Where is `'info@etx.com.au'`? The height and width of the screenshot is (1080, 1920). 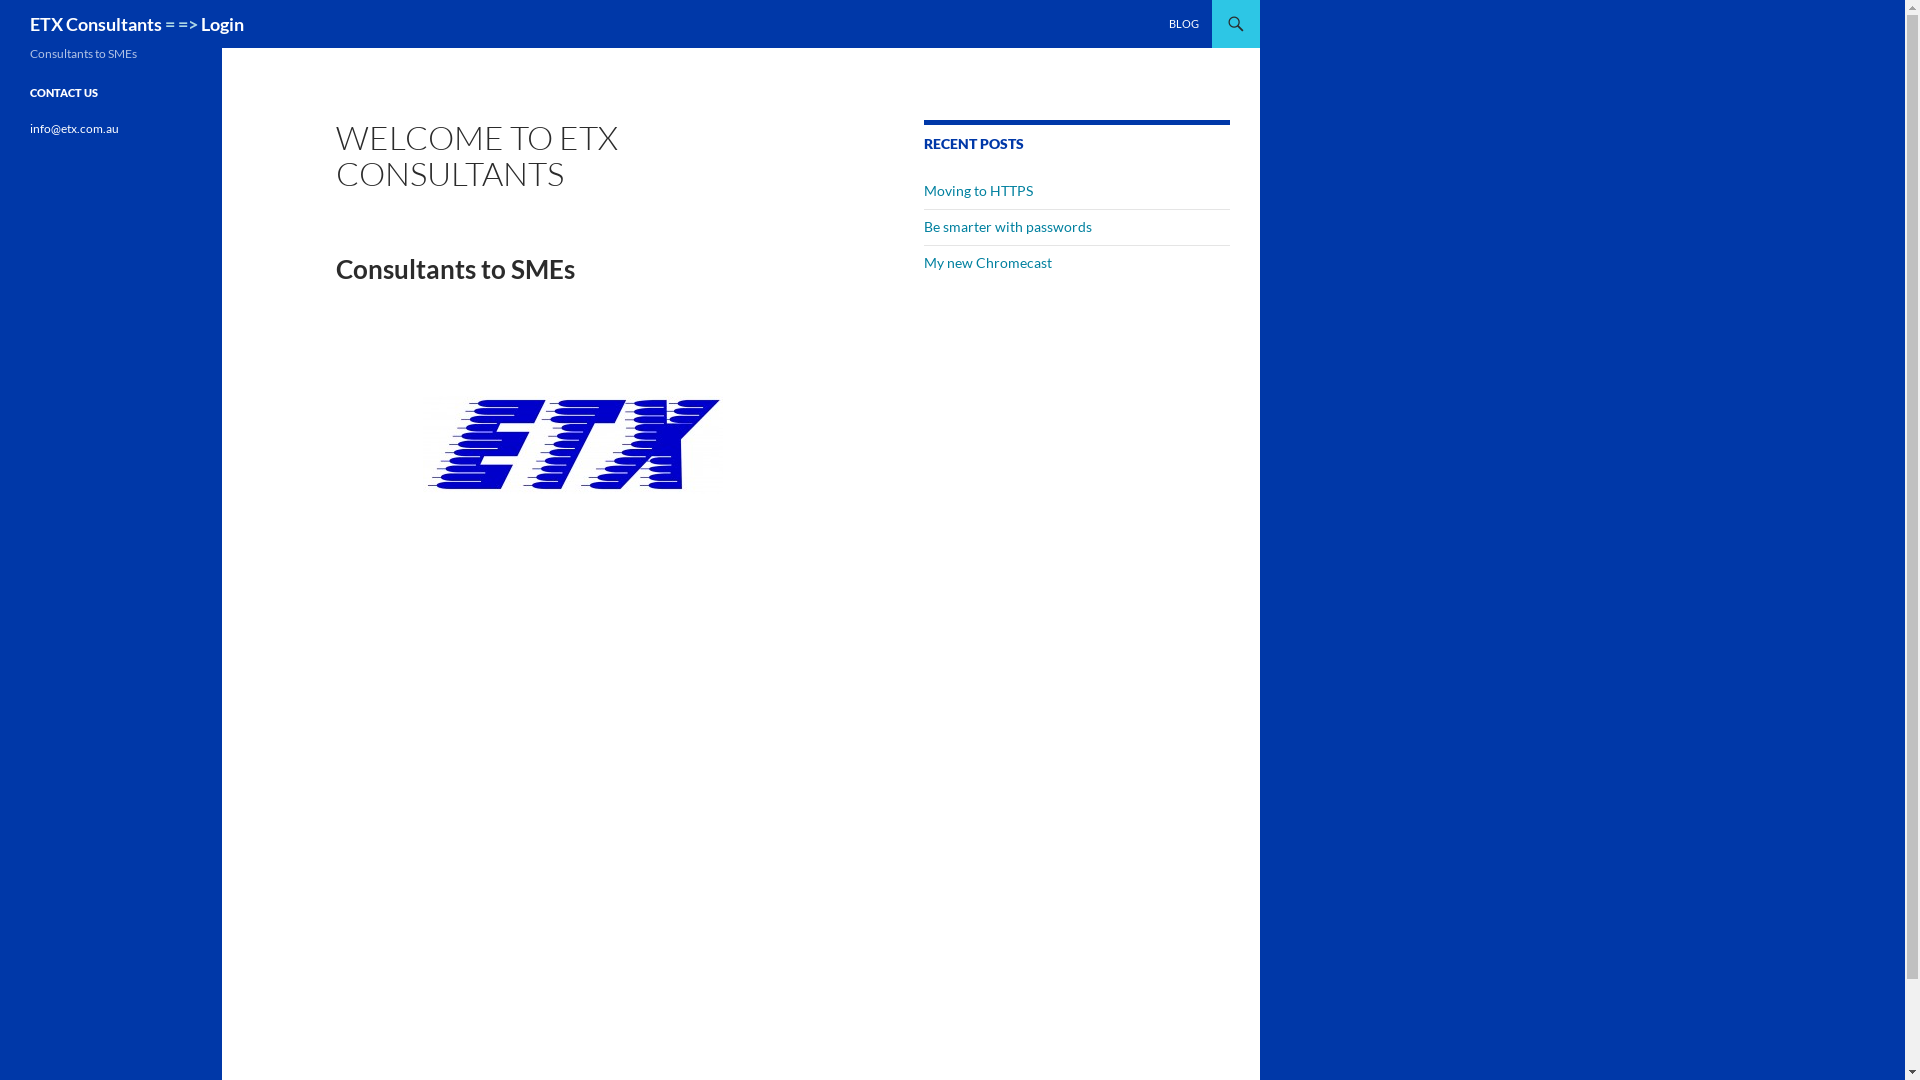
'info@etx.com.au' is located at coordinates (74, 128).